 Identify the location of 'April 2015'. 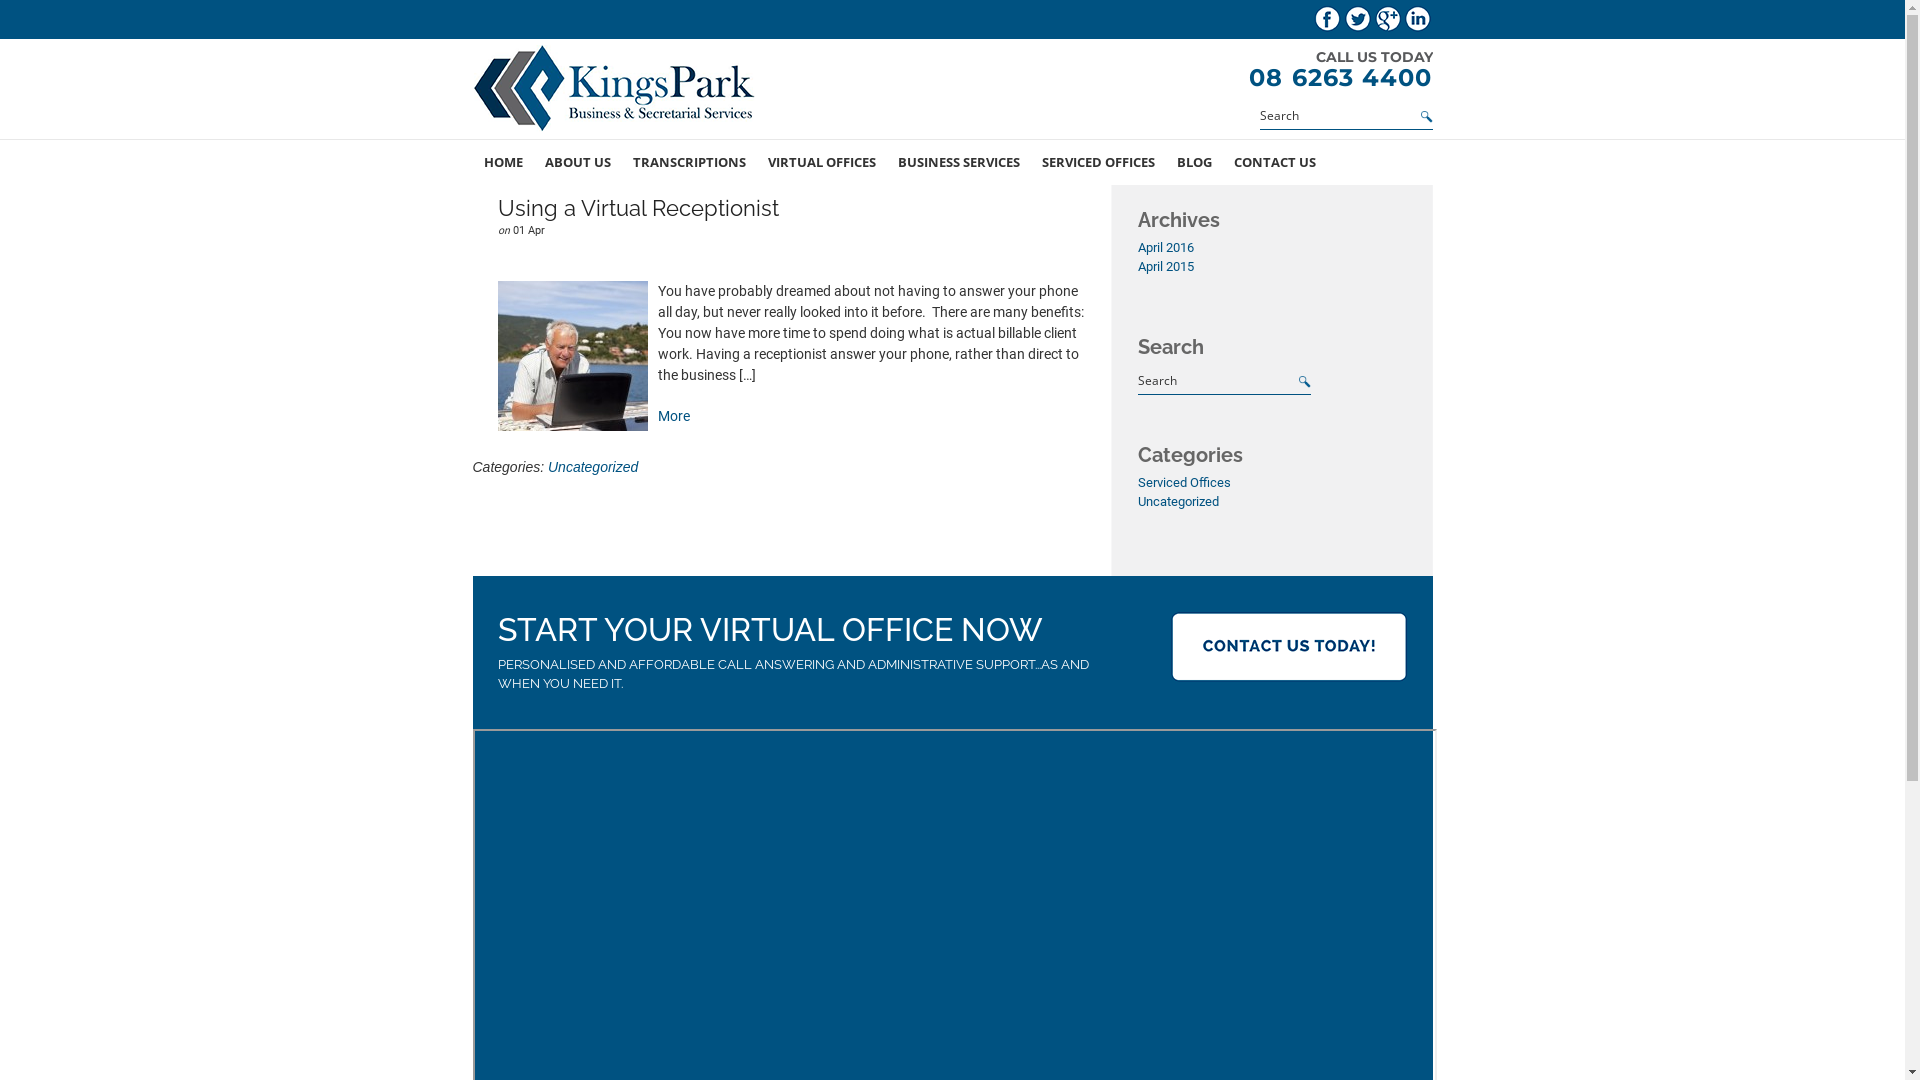
(1166, 265).